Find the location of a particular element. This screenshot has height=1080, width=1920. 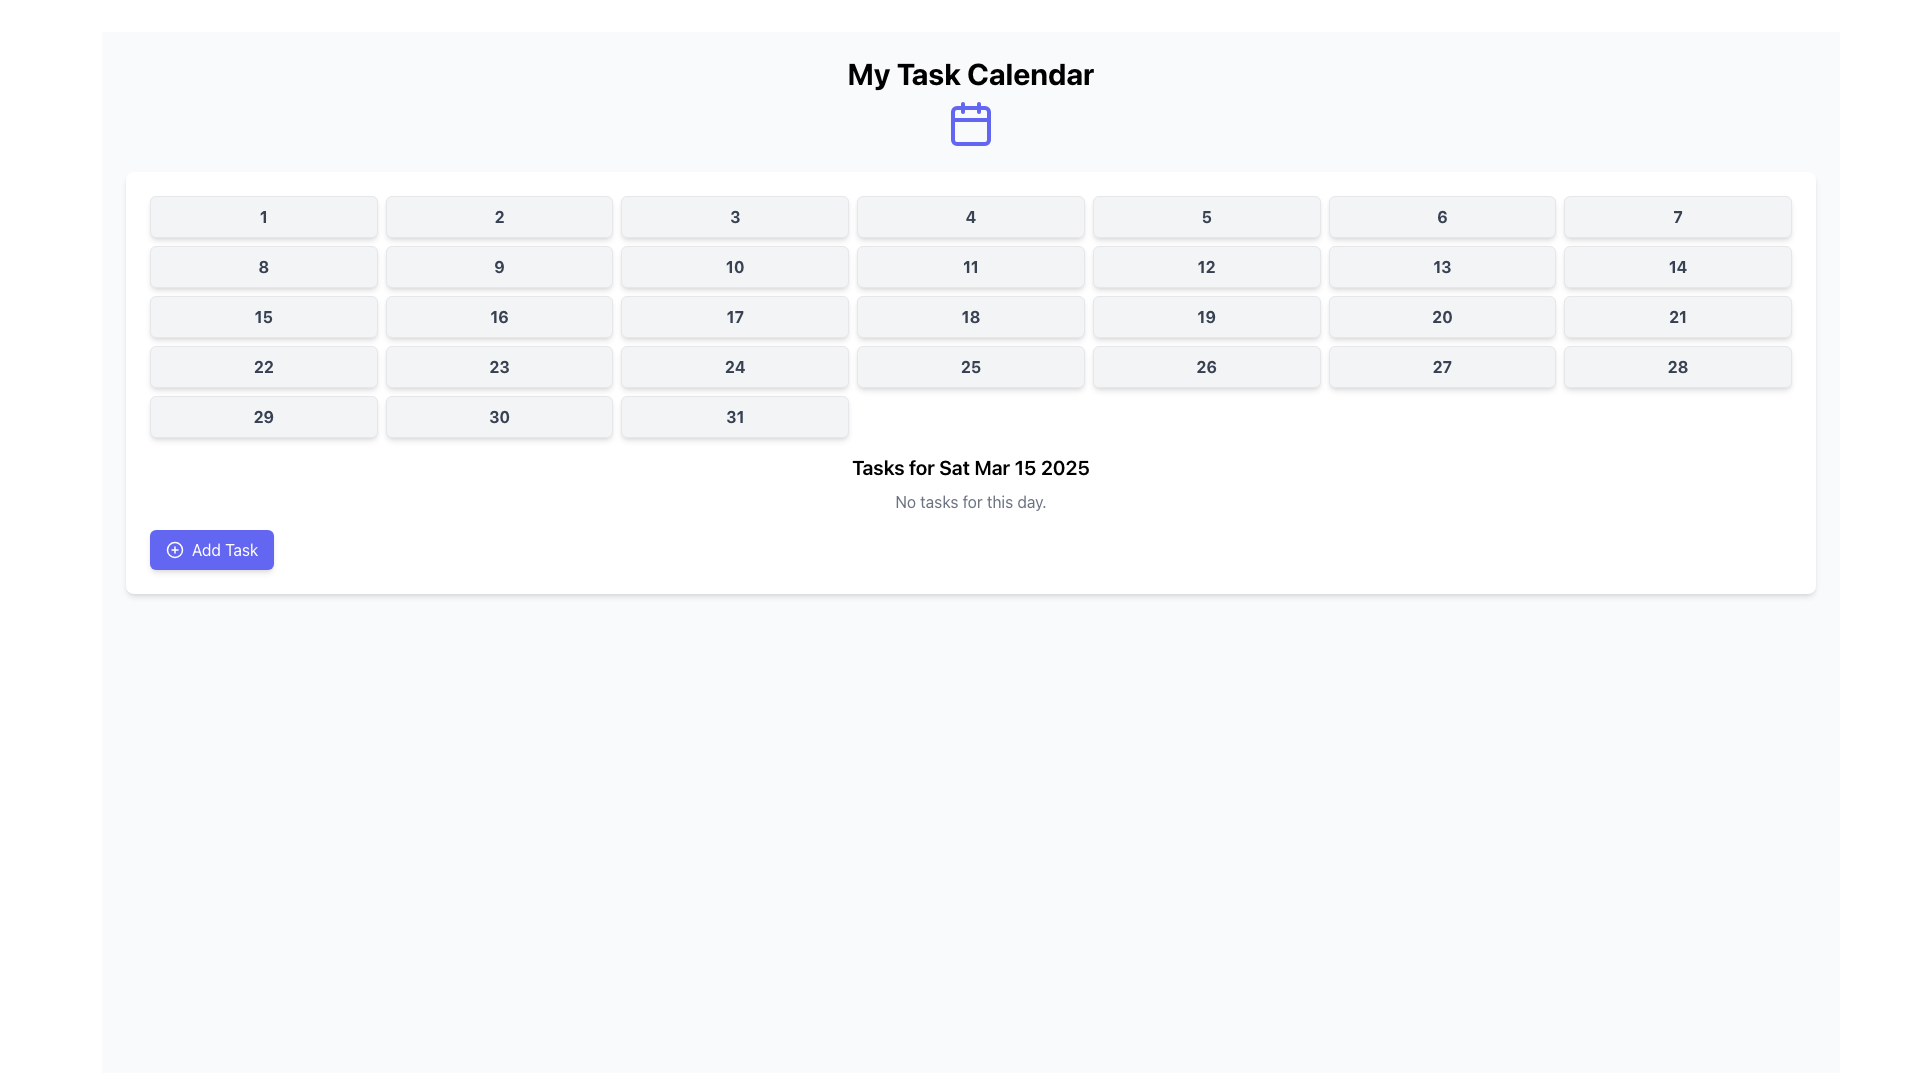

the fourth button in the first row of the calendar interface is located at coordinates (970, 216).